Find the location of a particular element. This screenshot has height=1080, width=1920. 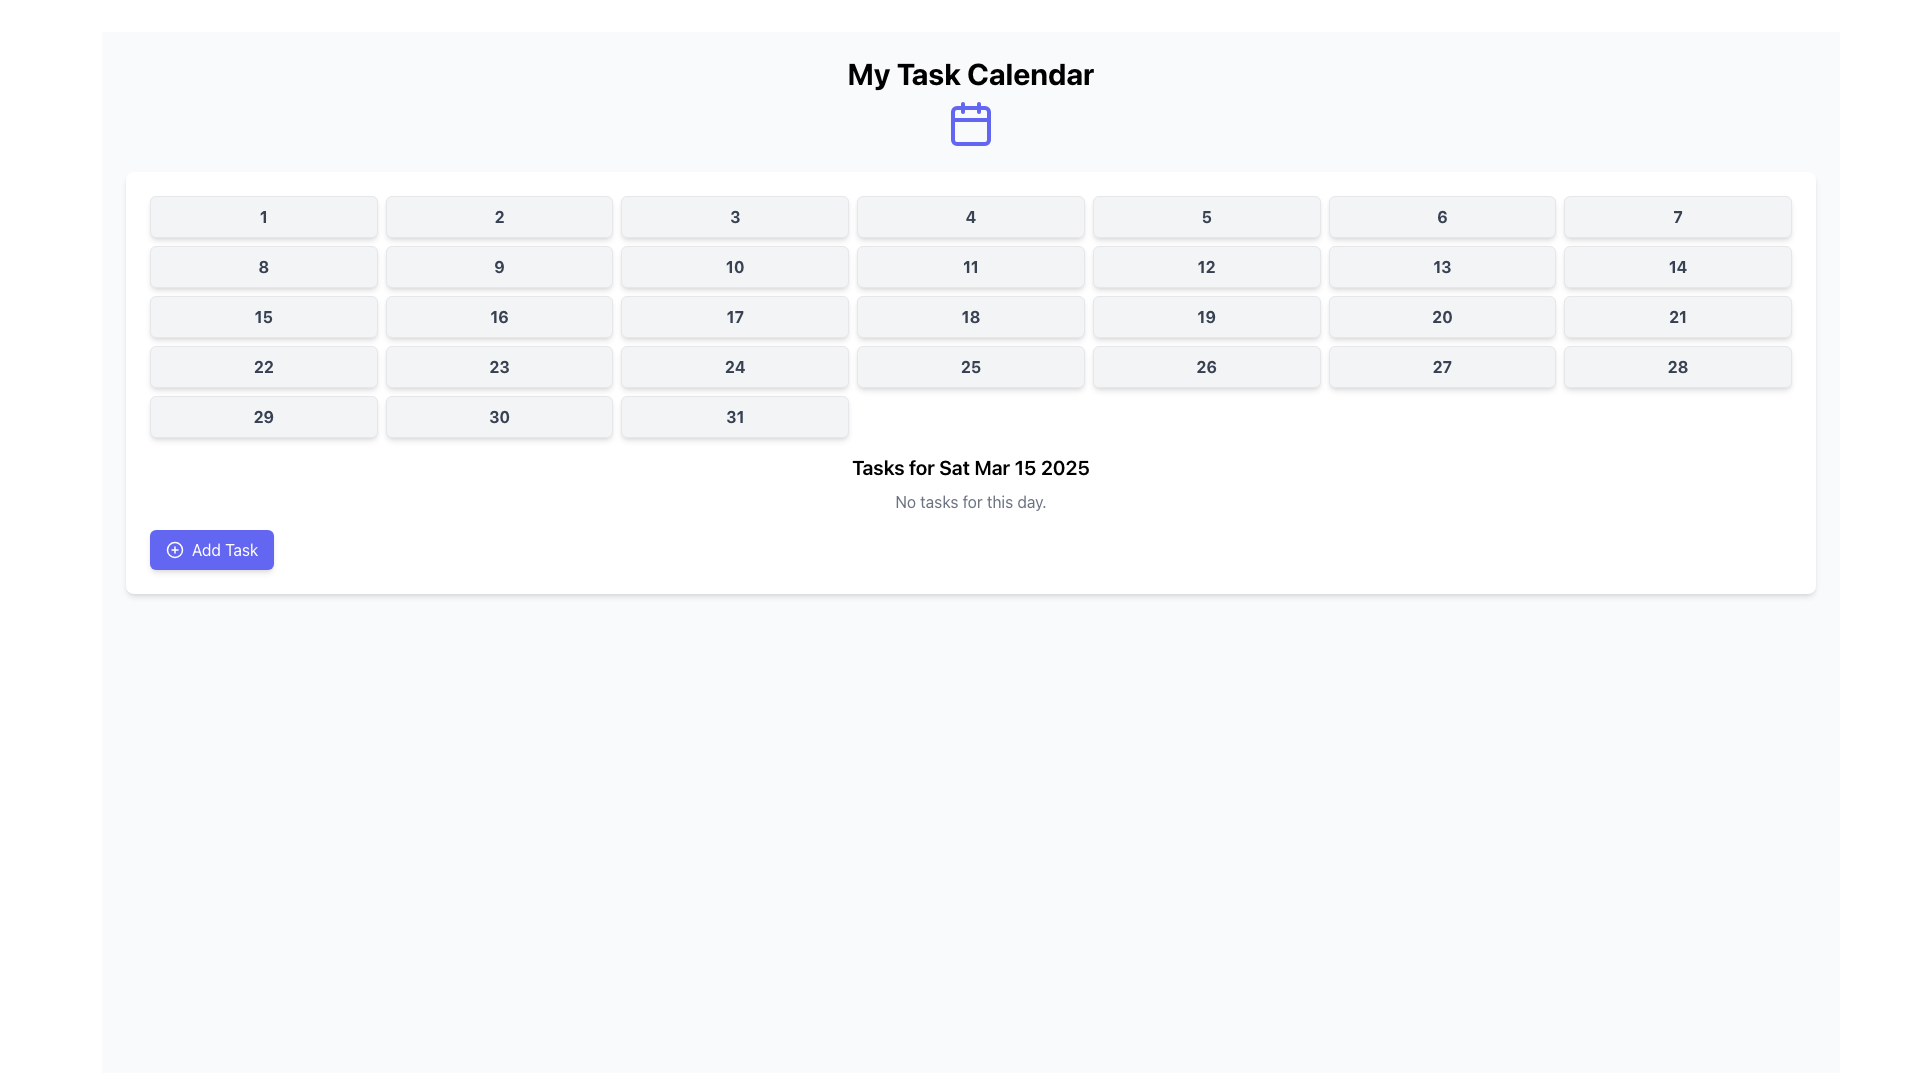

the fourth button in the first row of the calendar interface is located at coordinates (970, 216).